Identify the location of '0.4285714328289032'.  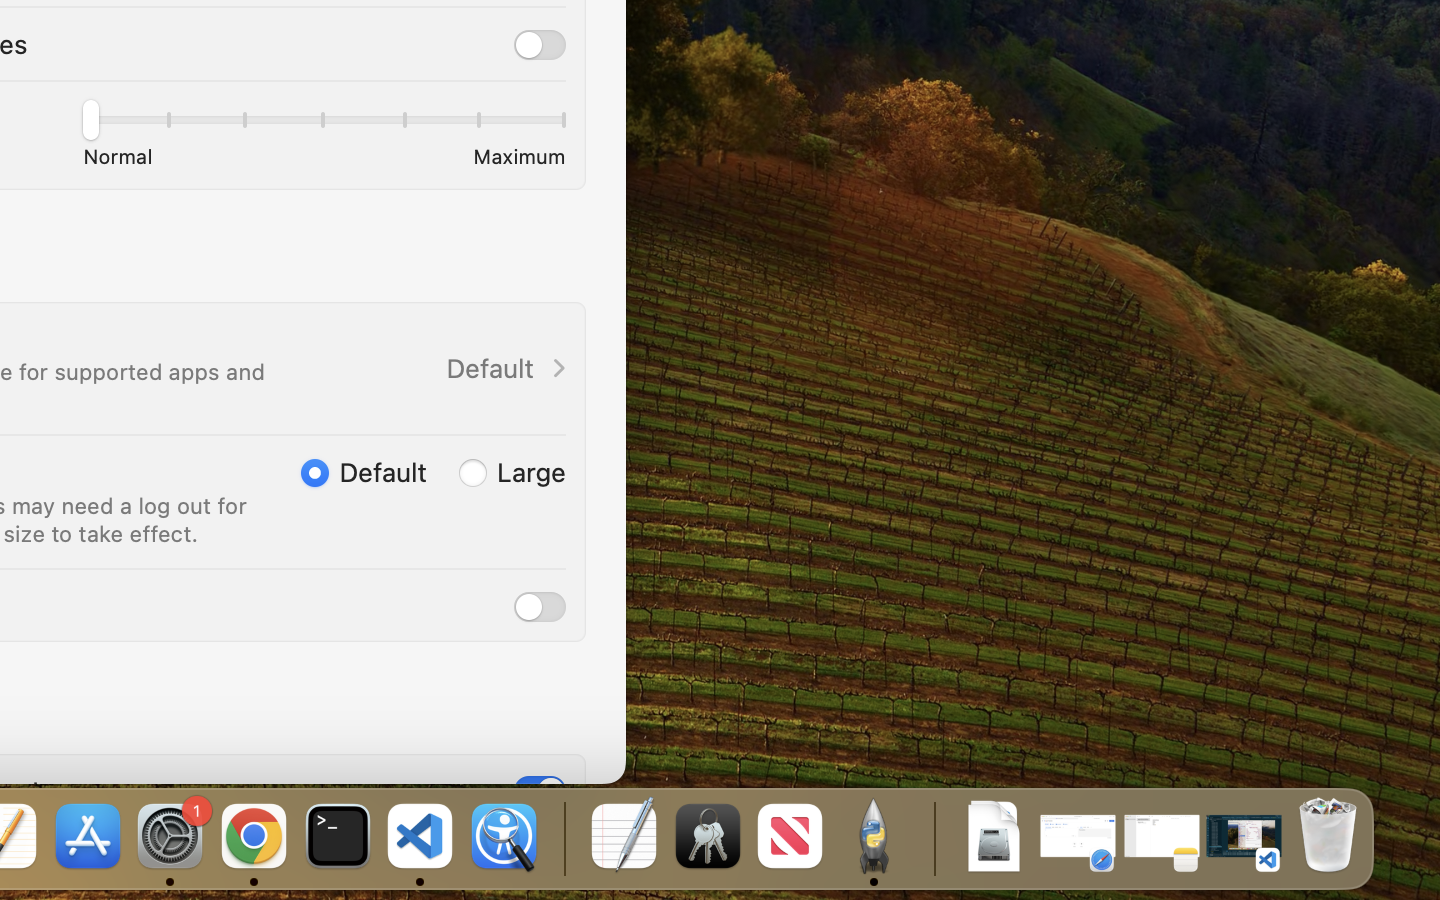
(562, 837).